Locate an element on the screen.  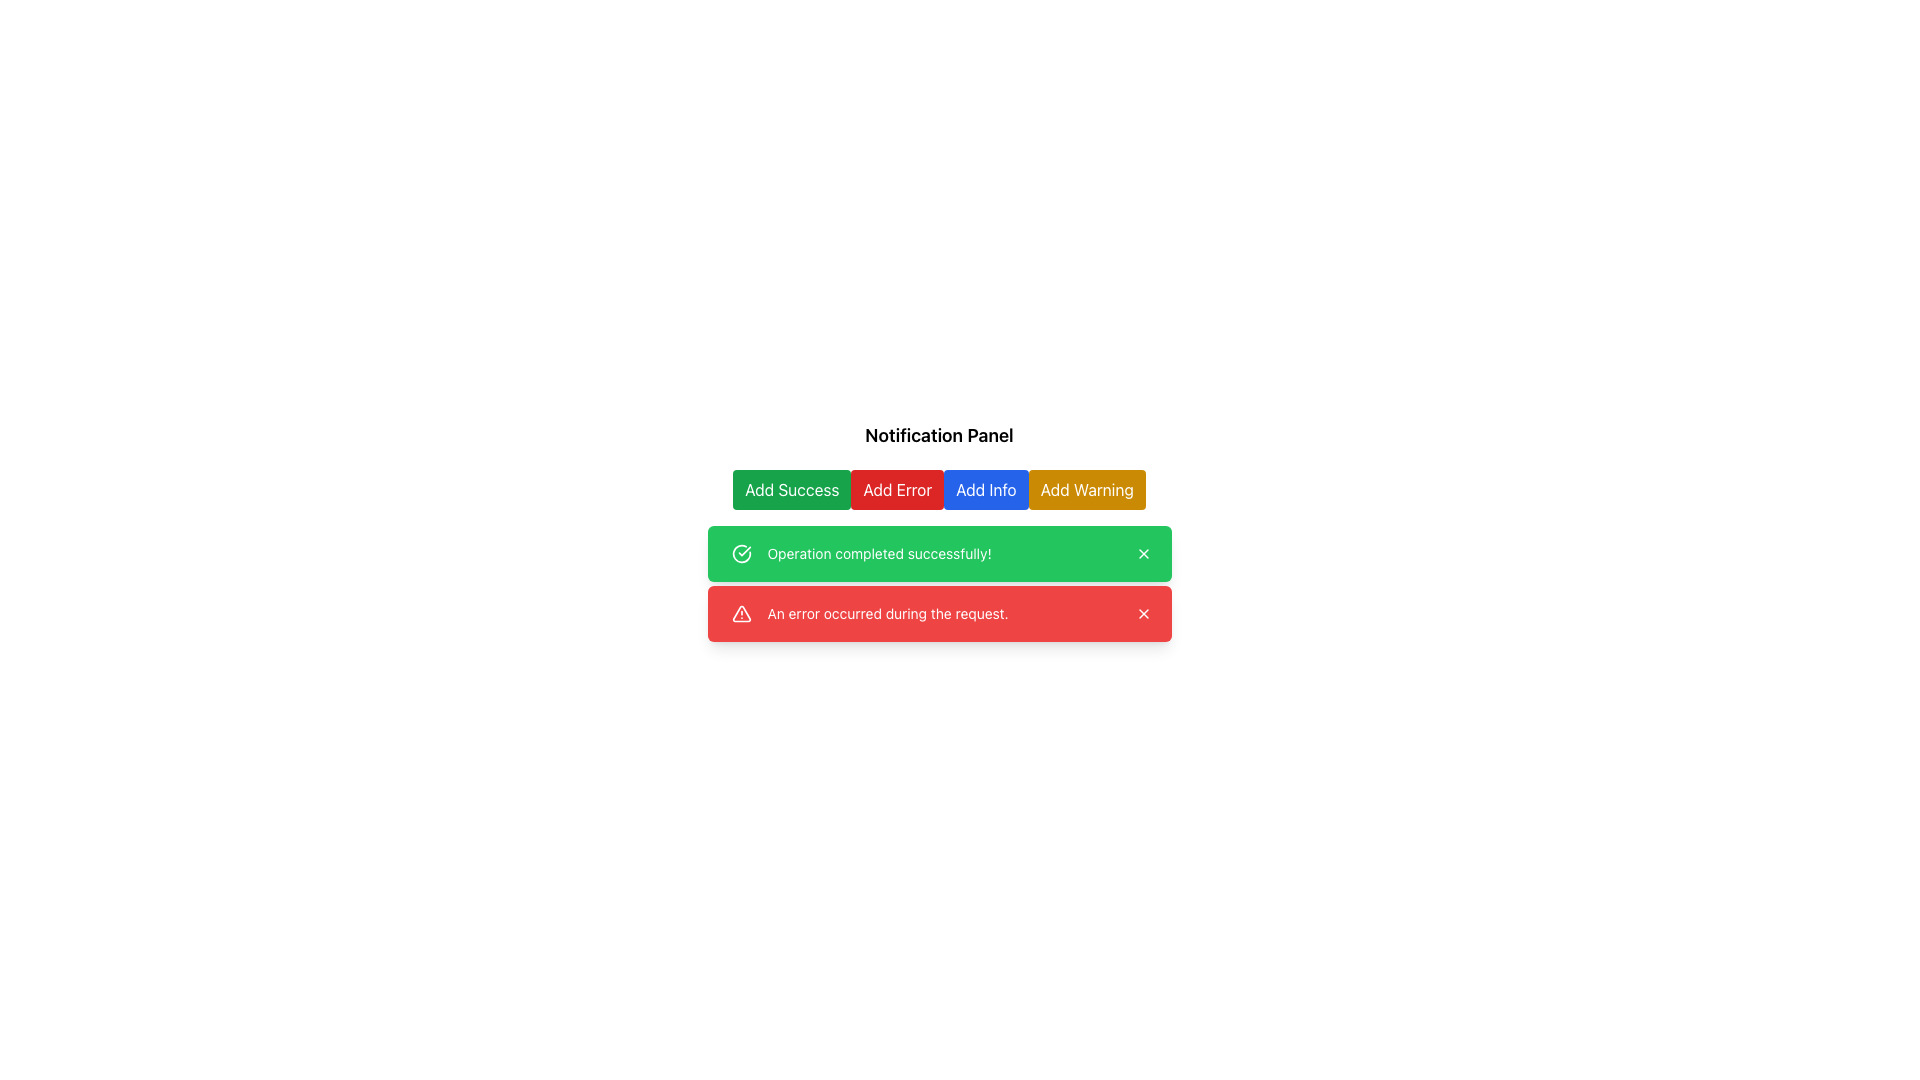
the 'Add Error' button located to the right of the 'Add Success' button and to the left of the 'Add Info' button in the Notification Panel is located at coordinates (896, 489).